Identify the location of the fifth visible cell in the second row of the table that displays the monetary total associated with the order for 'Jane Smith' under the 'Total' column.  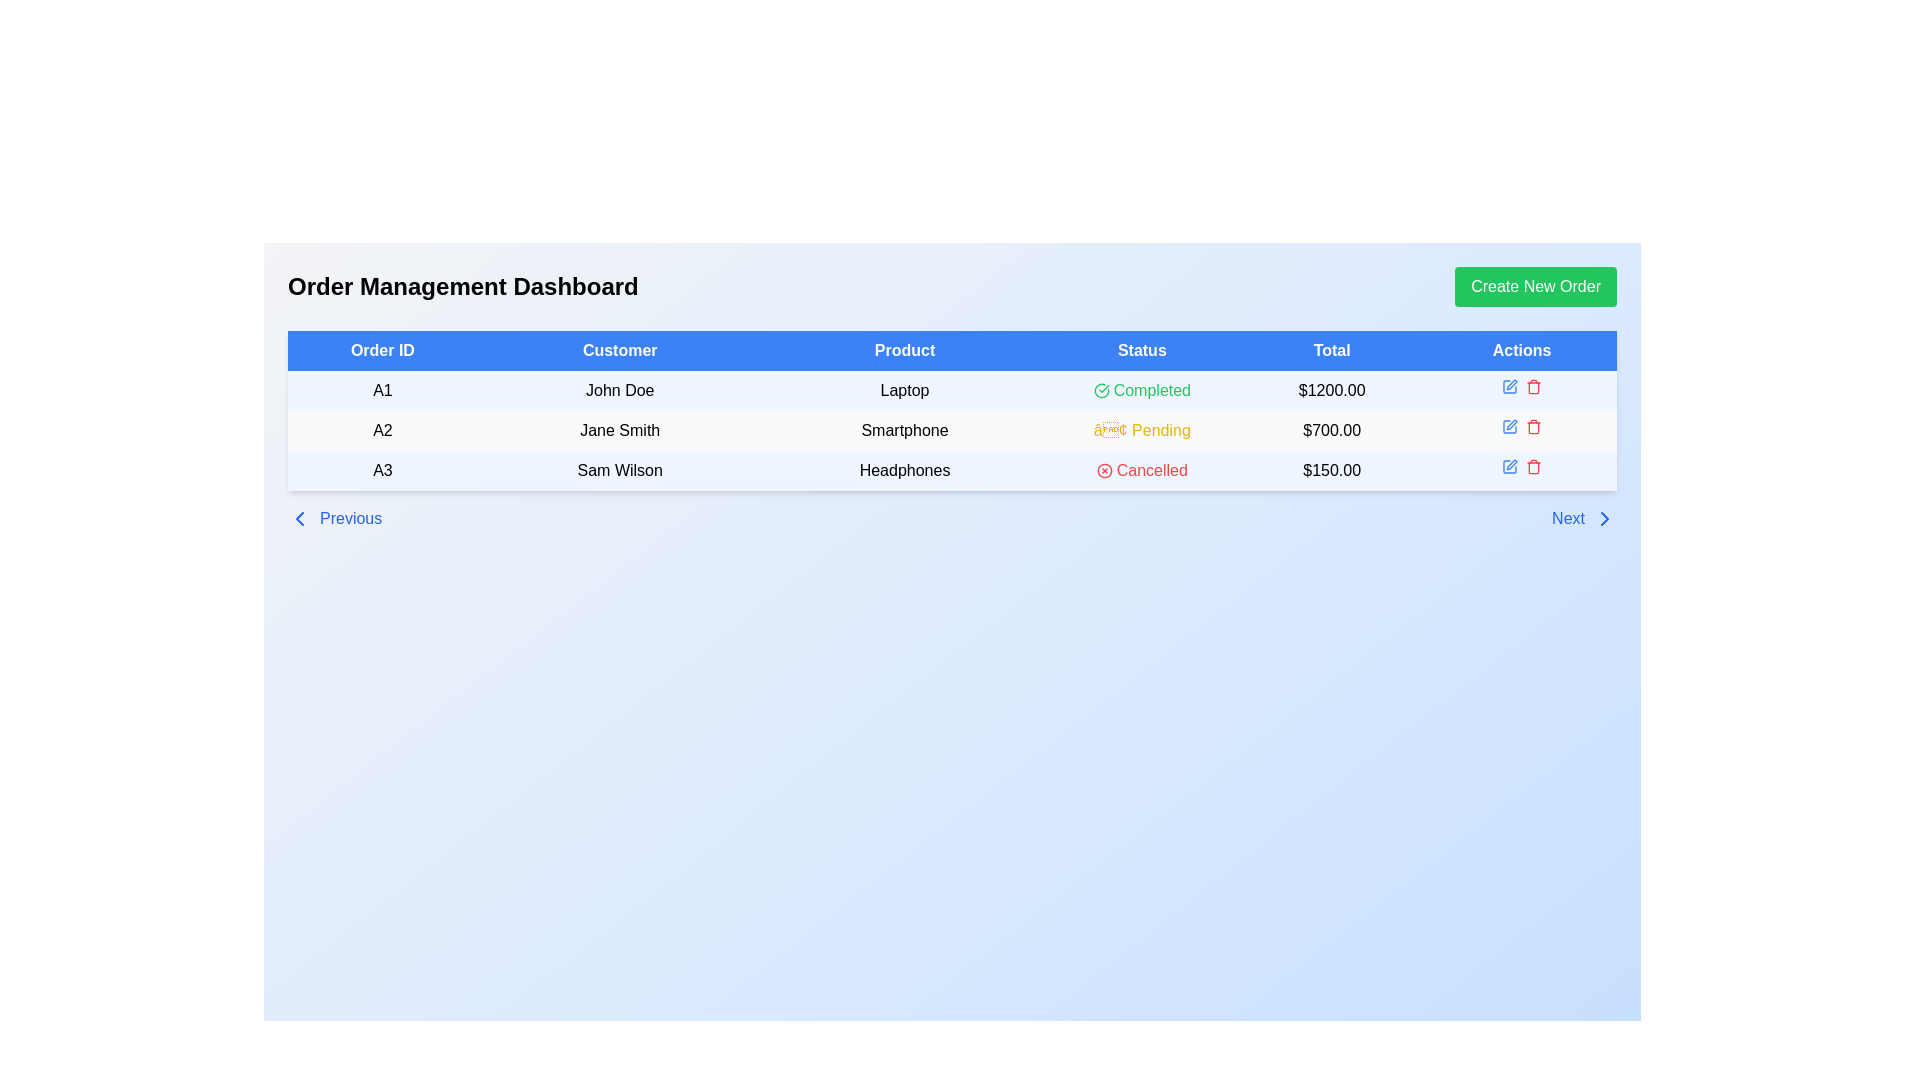
(1332, 430).